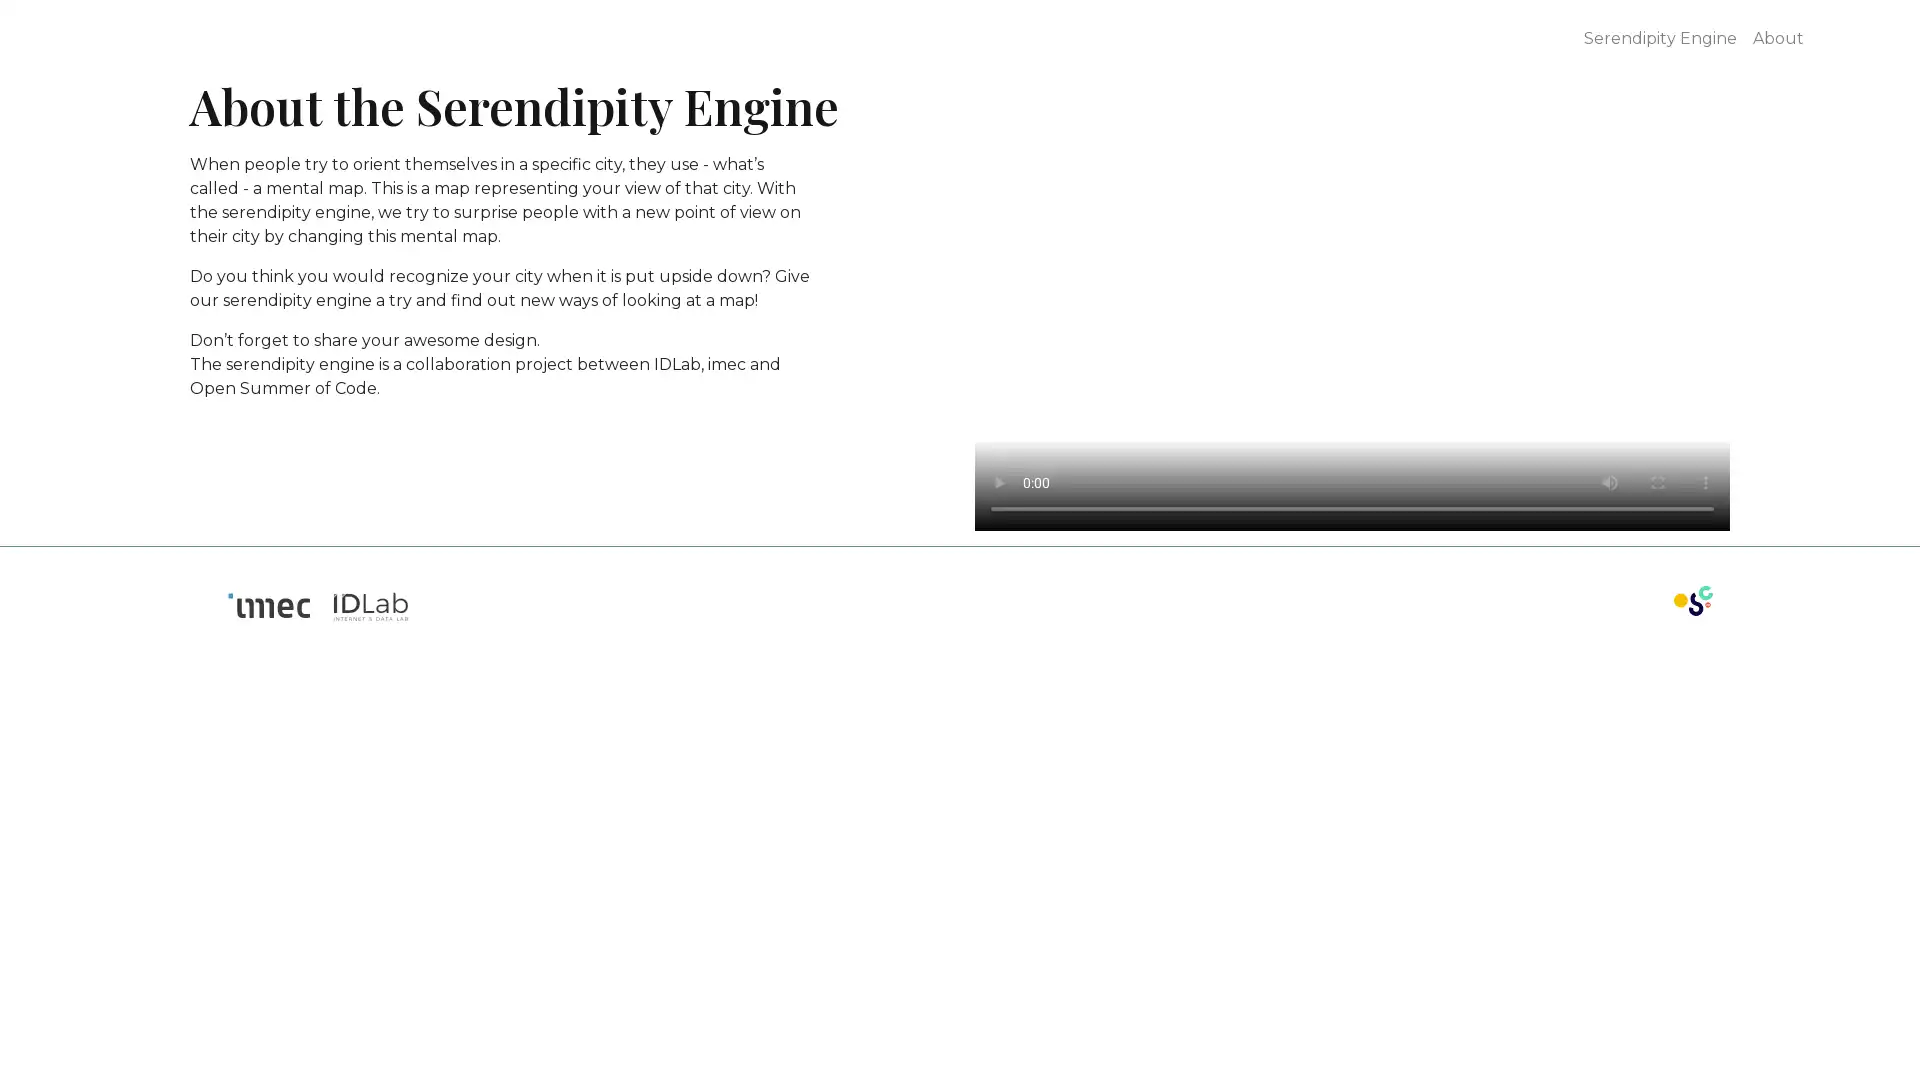 The height and width of the screenshot is (1080, 1920). Describe the element at coordinates (1657, 482) in the screenshot. I see `enter full screen` at that location.